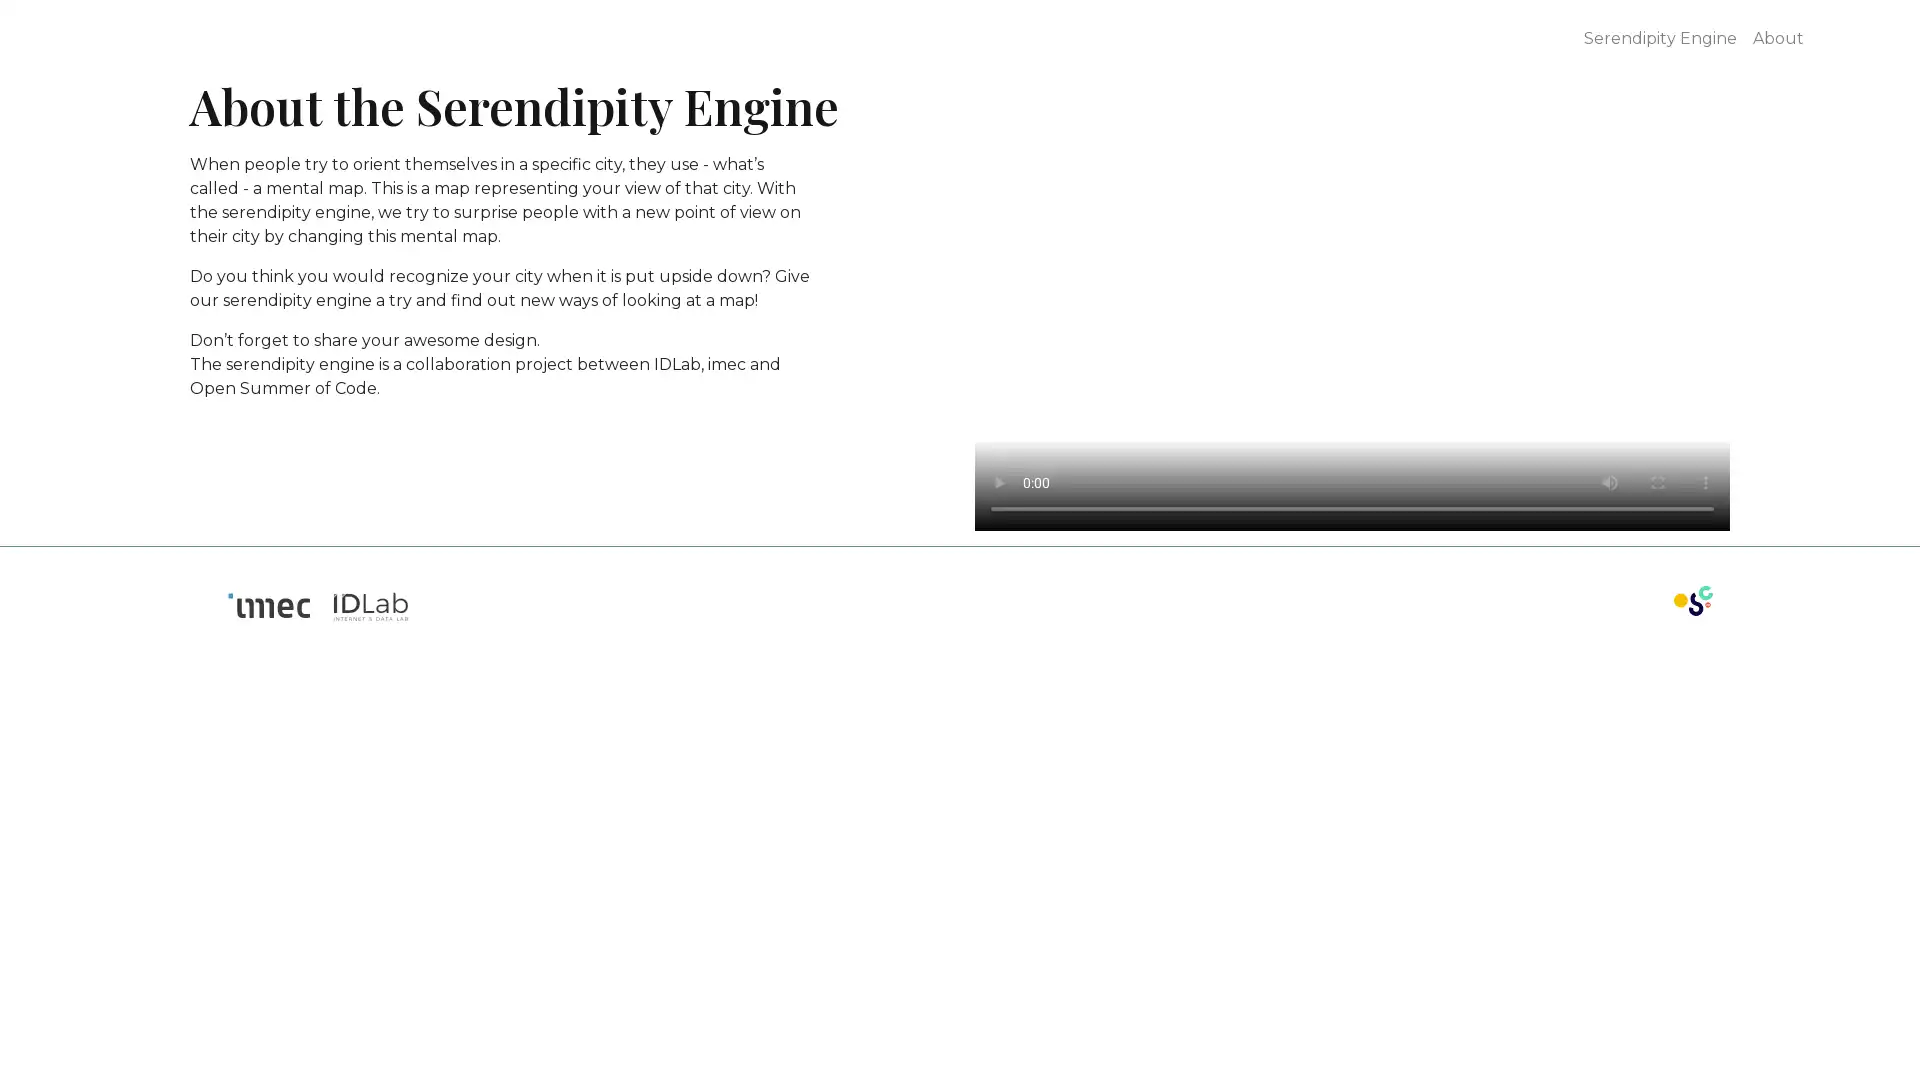 The height and width of the screenshot is (1080, 1920). Describe the element at coordinates (1657, 482) in the screenshot. I see `enter full screen` at that location.